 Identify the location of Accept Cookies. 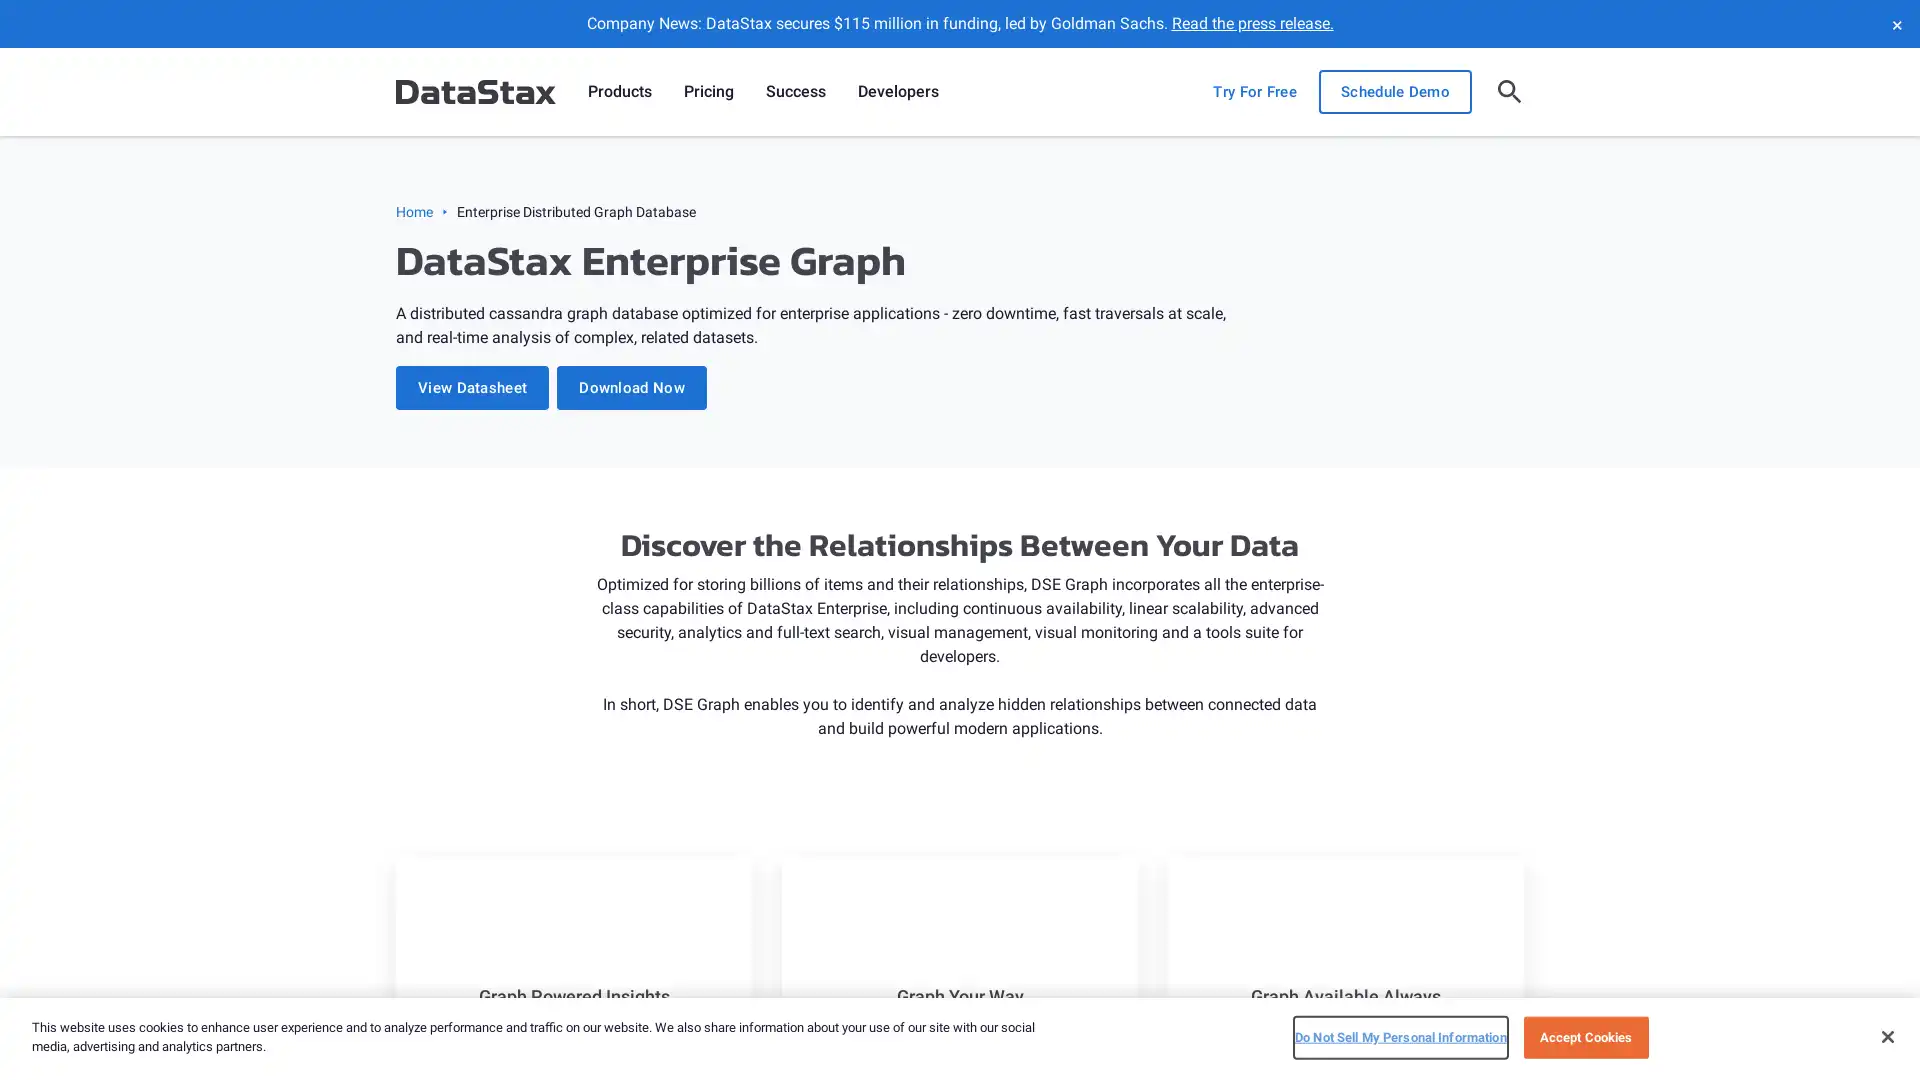
(1584, 1036).